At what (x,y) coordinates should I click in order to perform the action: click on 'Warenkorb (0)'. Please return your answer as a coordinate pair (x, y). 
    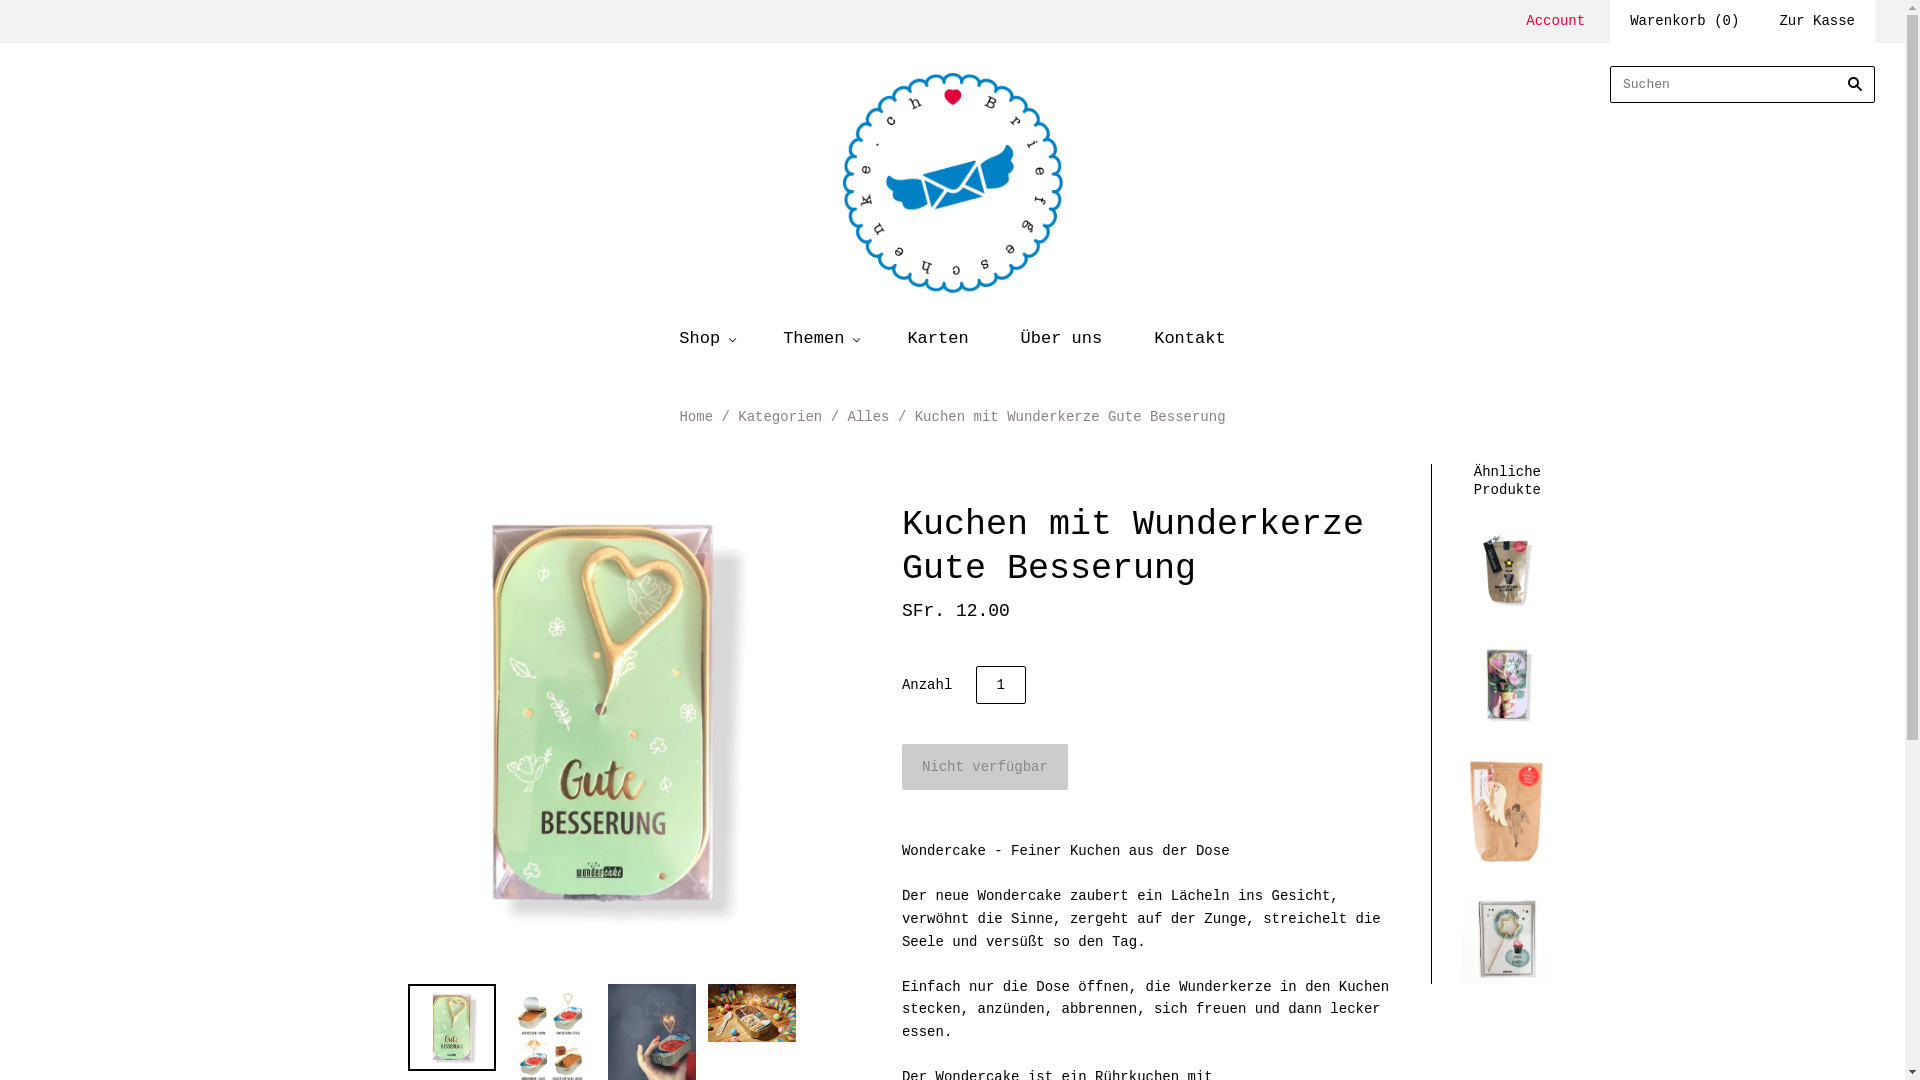
    Looking at the image, I should click on (1683, 21).